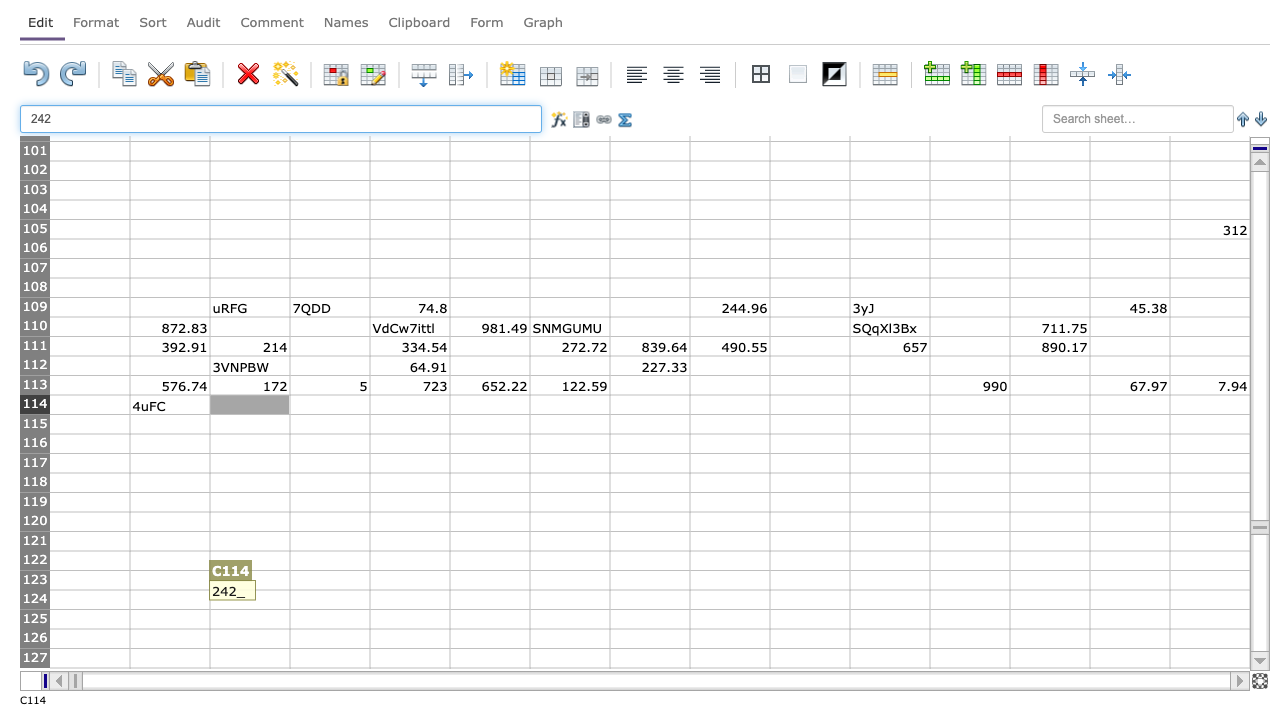 The height and width of the screenshot is (720, 1280). Describe the element at coordinates (329, 598) in the screenshot. I see `D124` at that location.